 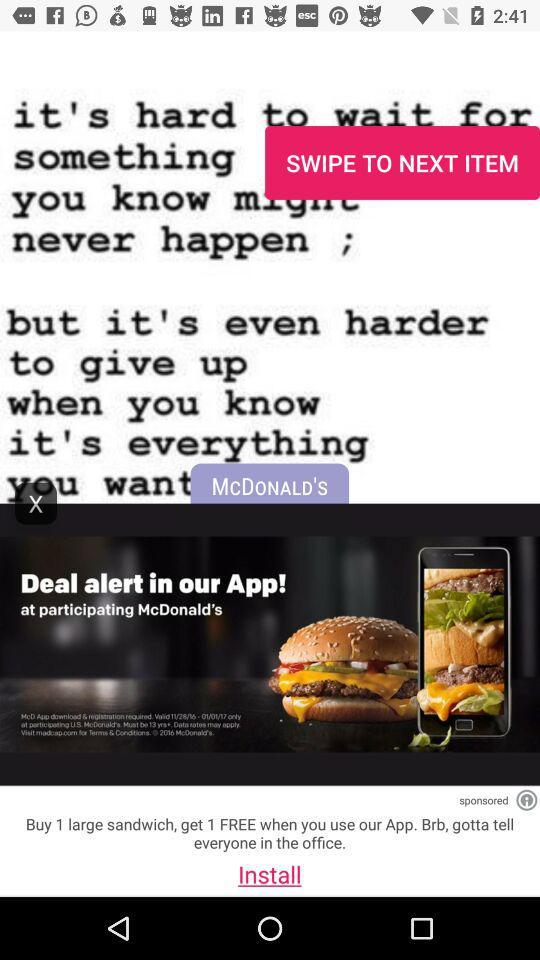 I want to click on the info icon, so click(x=526, y=800).